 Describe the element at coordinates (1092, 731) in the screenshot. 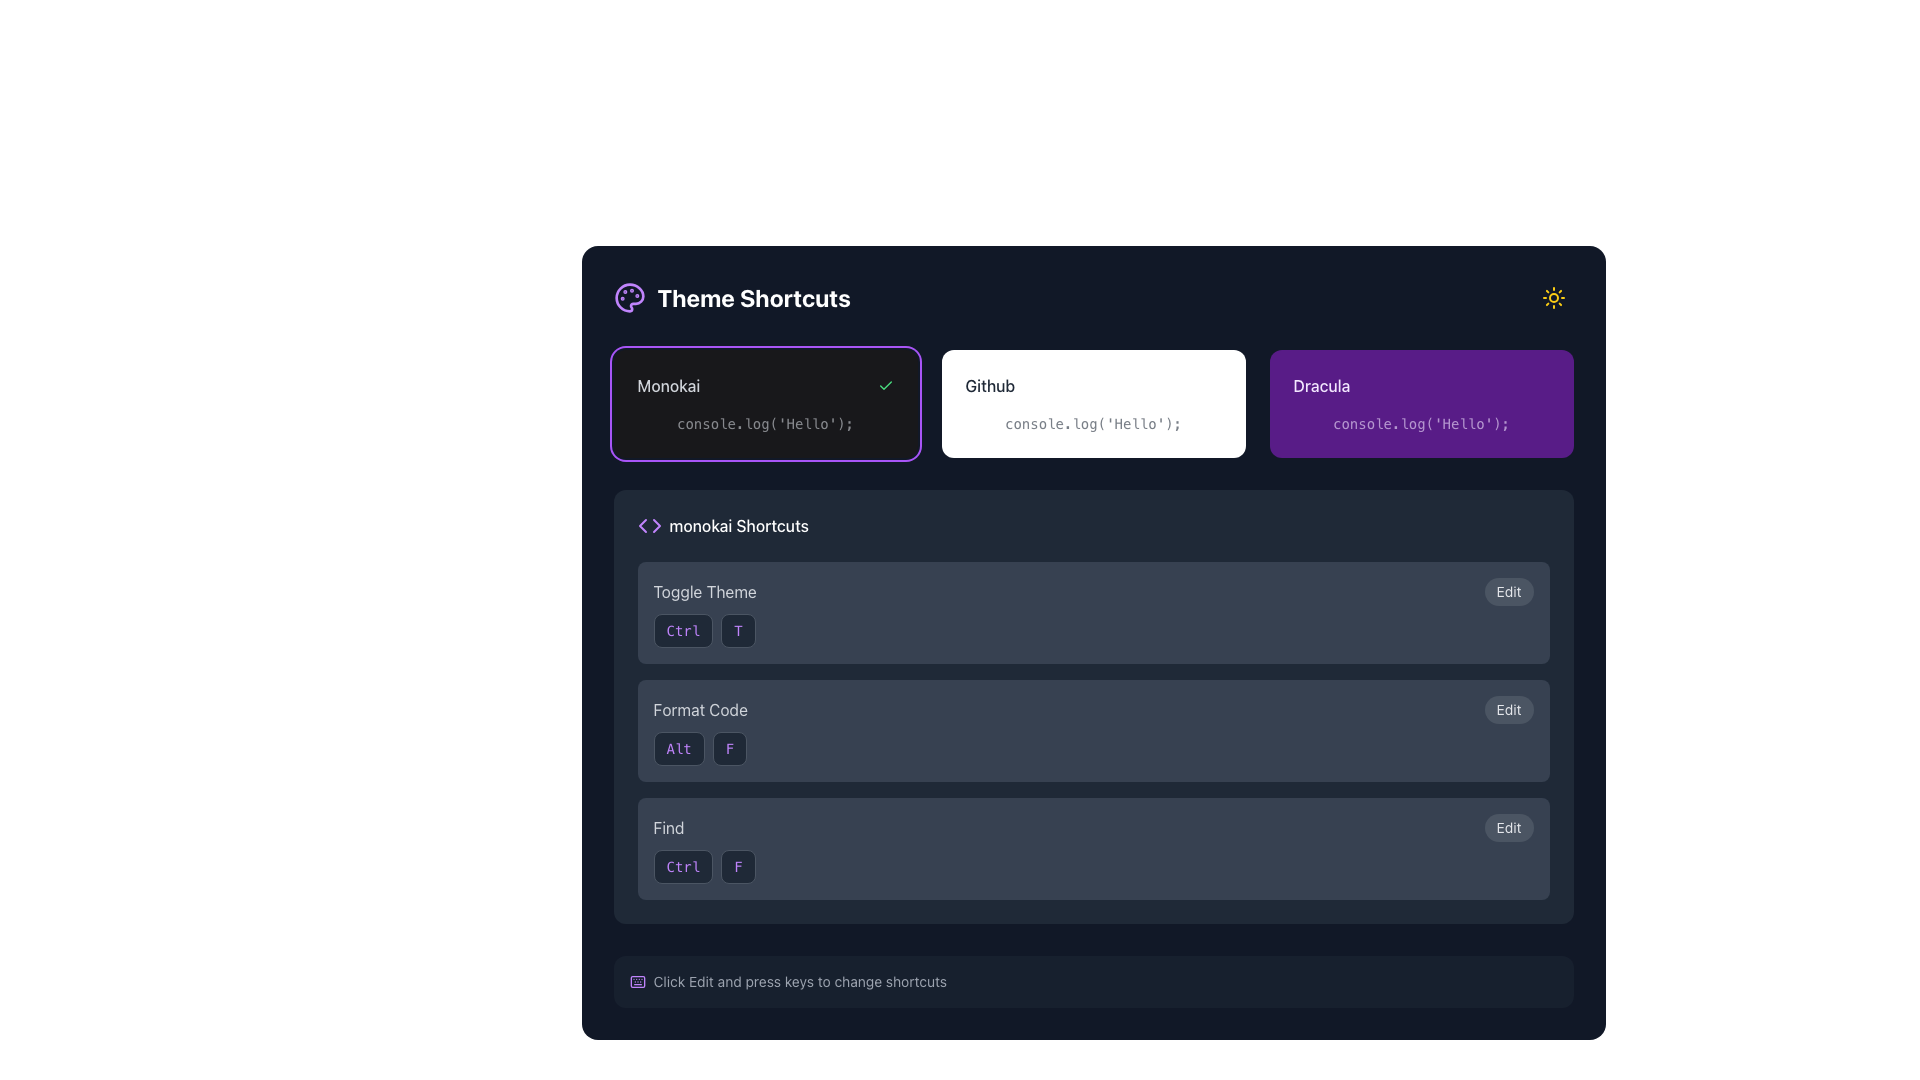

I see `the 'Format Code' interactive shortcut entry element, which is the second entry in the list of shortcuts` at that location.